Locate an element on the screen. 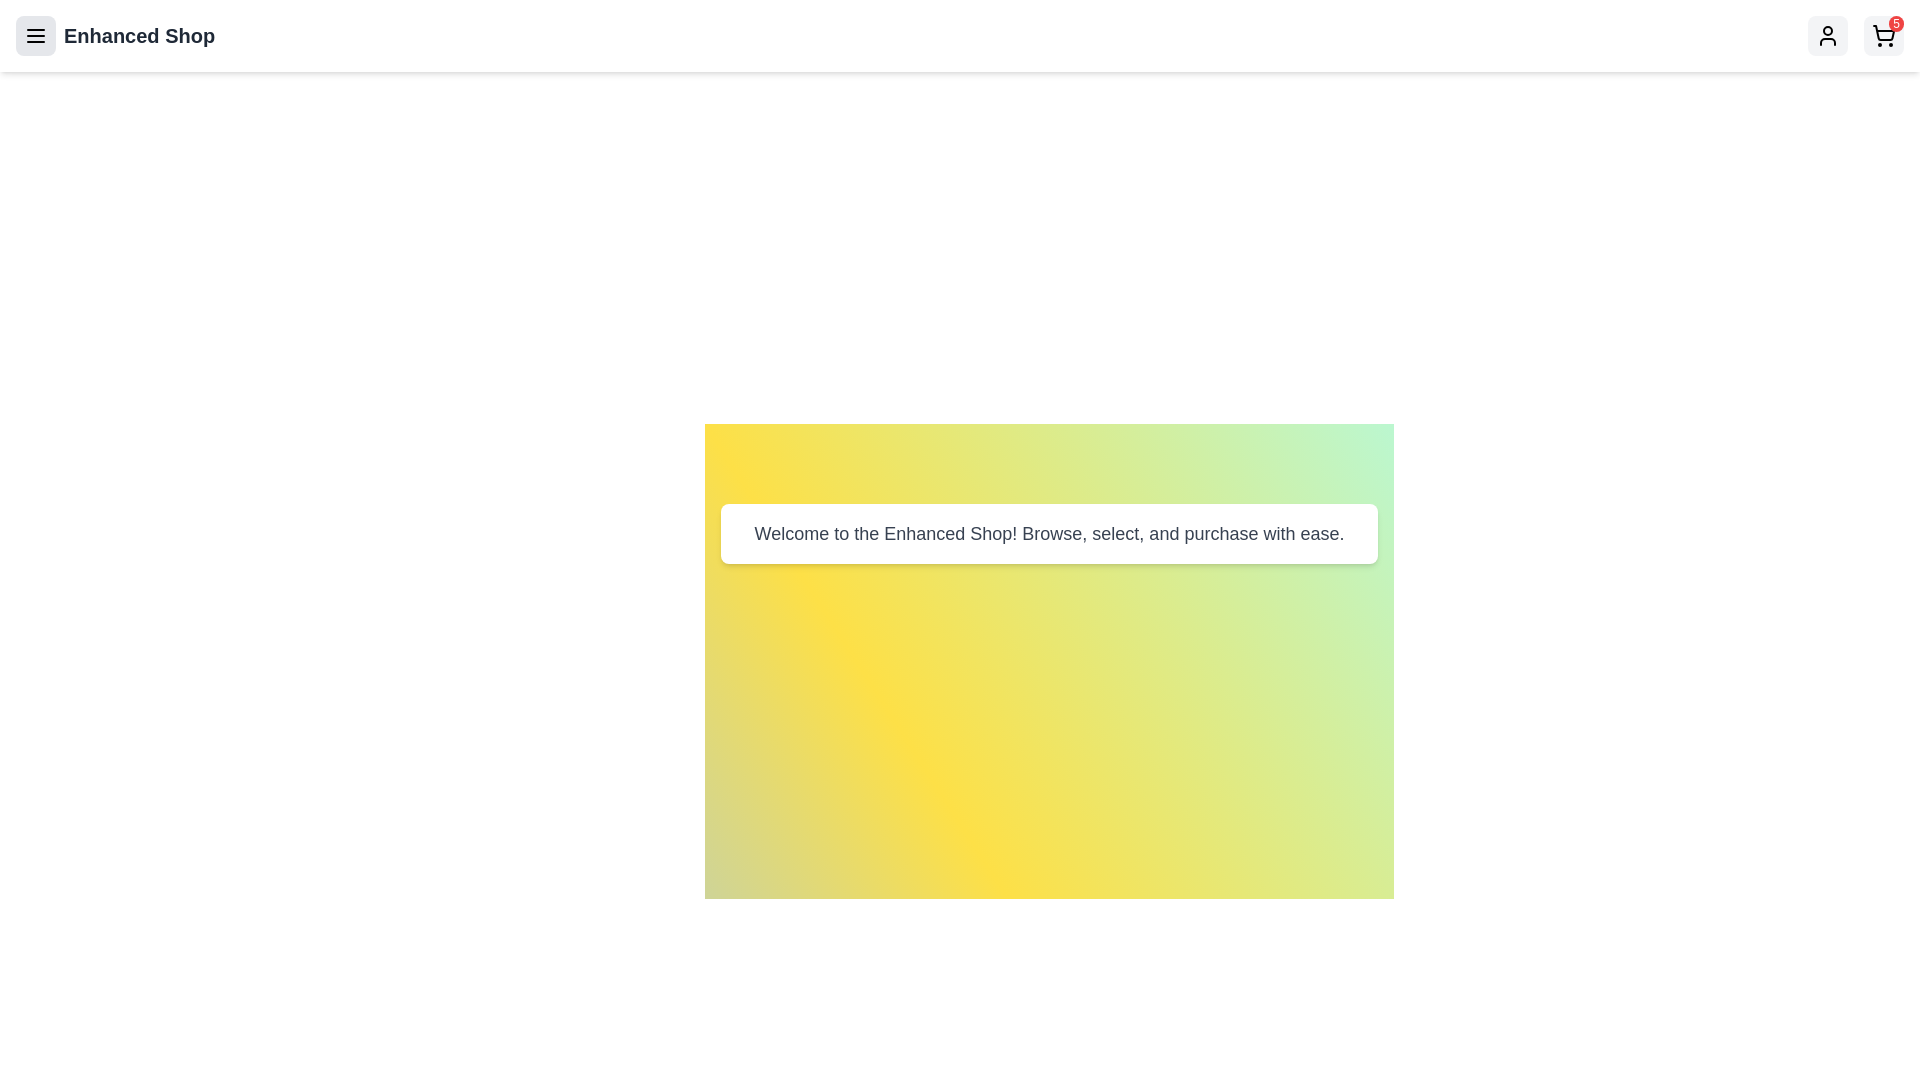  the shopping cart icon to view the cart details is located at coordinates (1882, 35).